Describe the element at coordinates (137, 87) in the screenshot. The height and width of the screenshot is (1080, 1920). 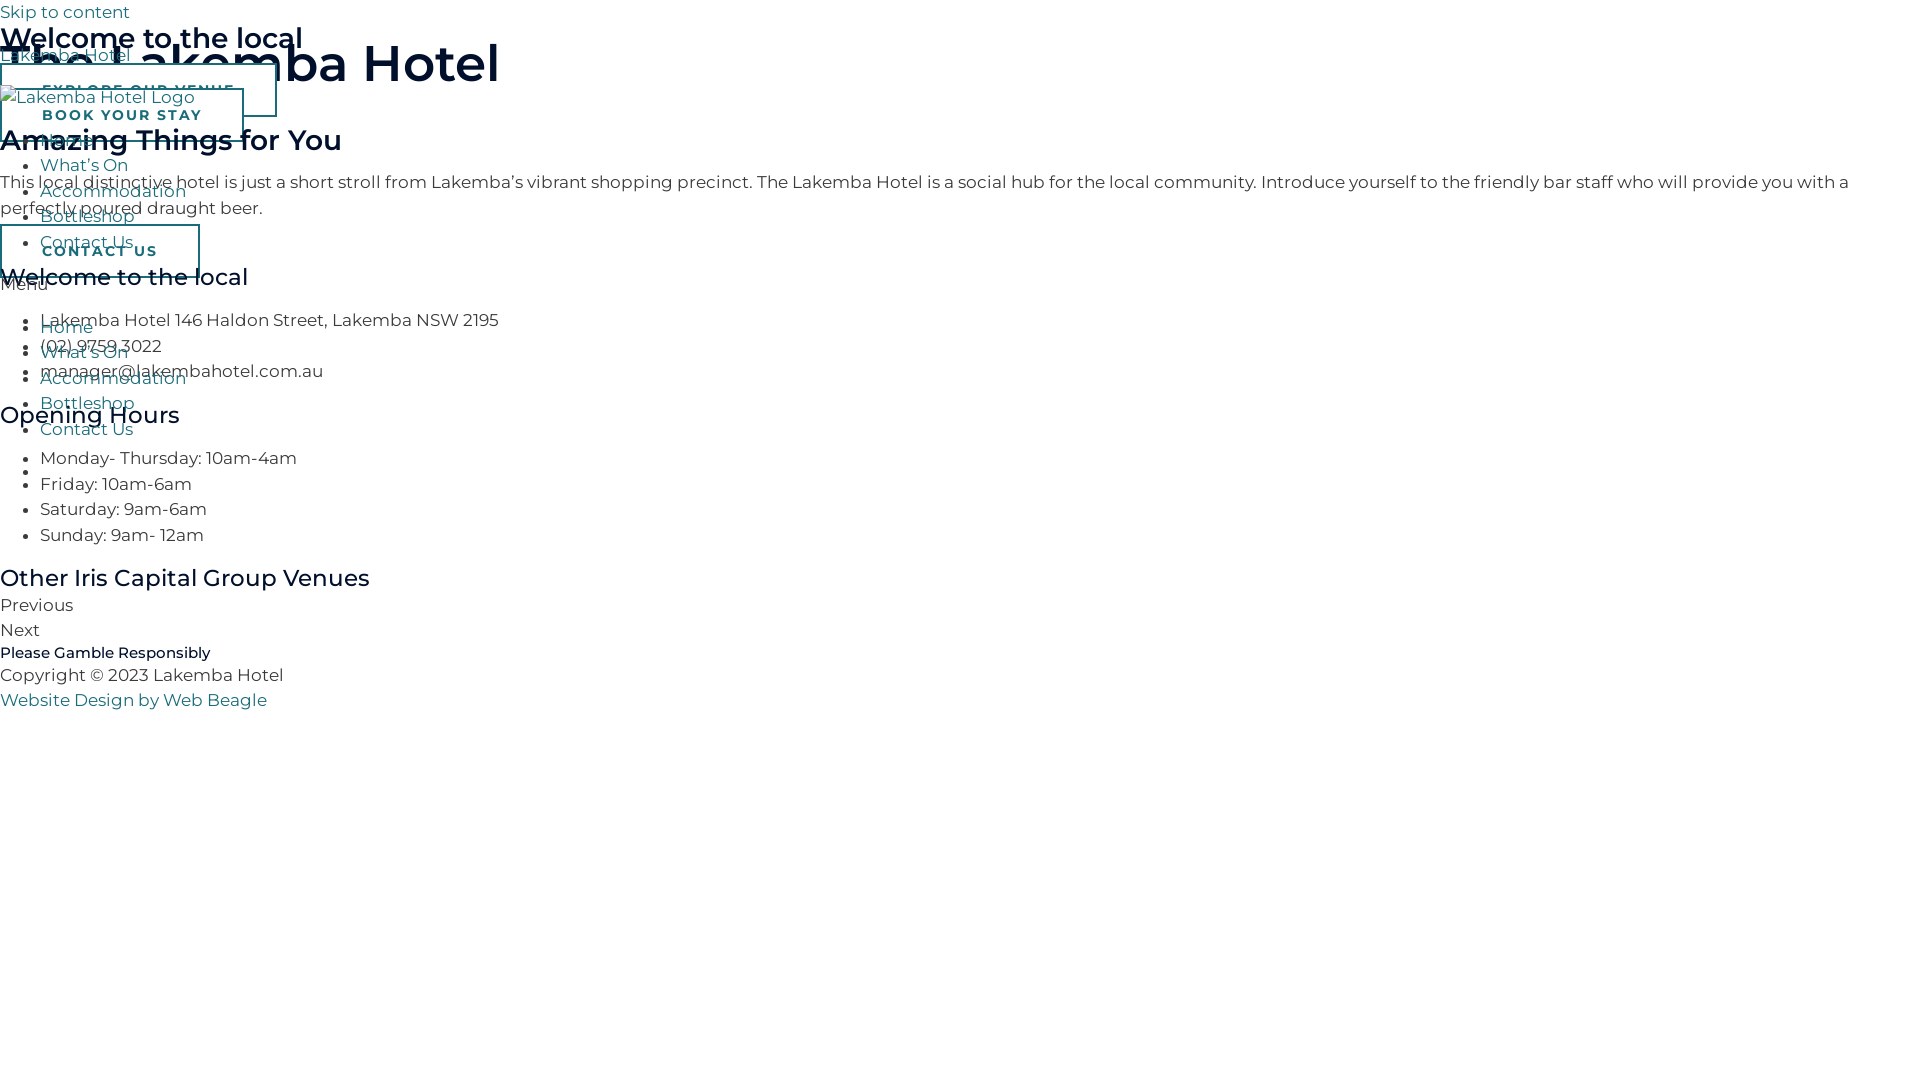
I see `'EXPLORE OUR VENUE'` at that location.